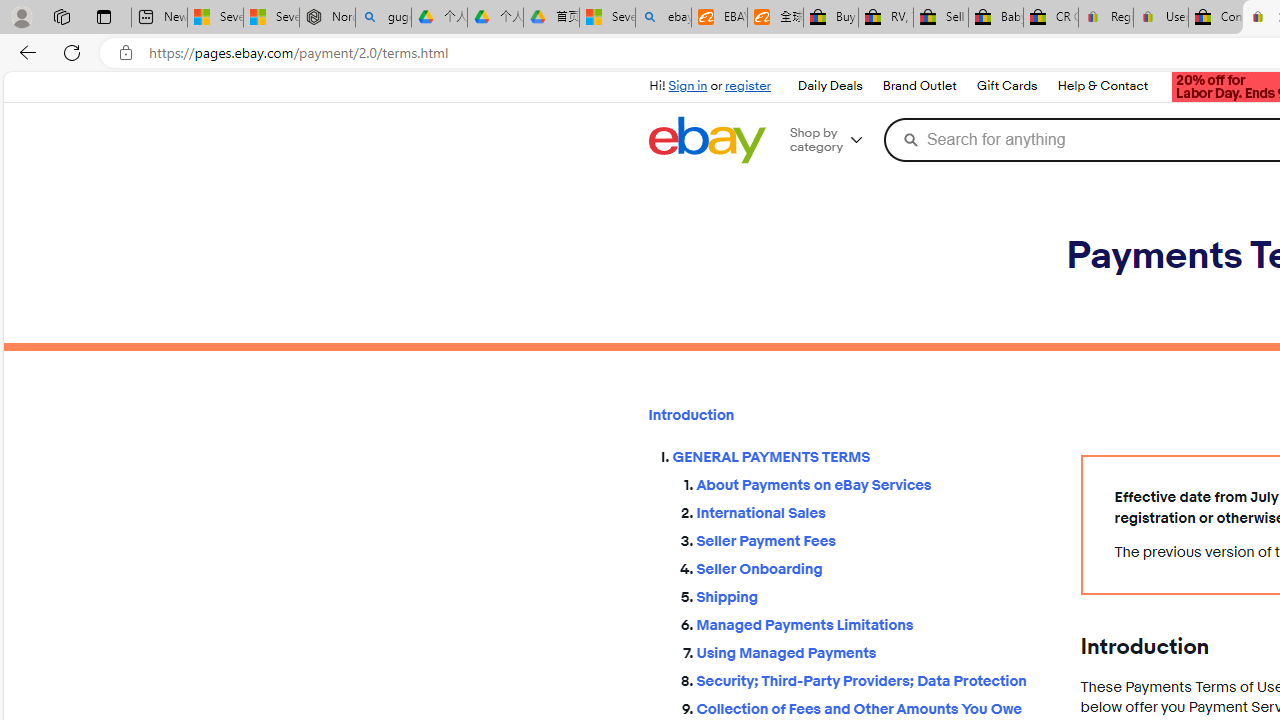 Image resolution: width=1280 pixels, height=720 pixels. I want to click on 'Seller Payment Fees', so click(872, 536).